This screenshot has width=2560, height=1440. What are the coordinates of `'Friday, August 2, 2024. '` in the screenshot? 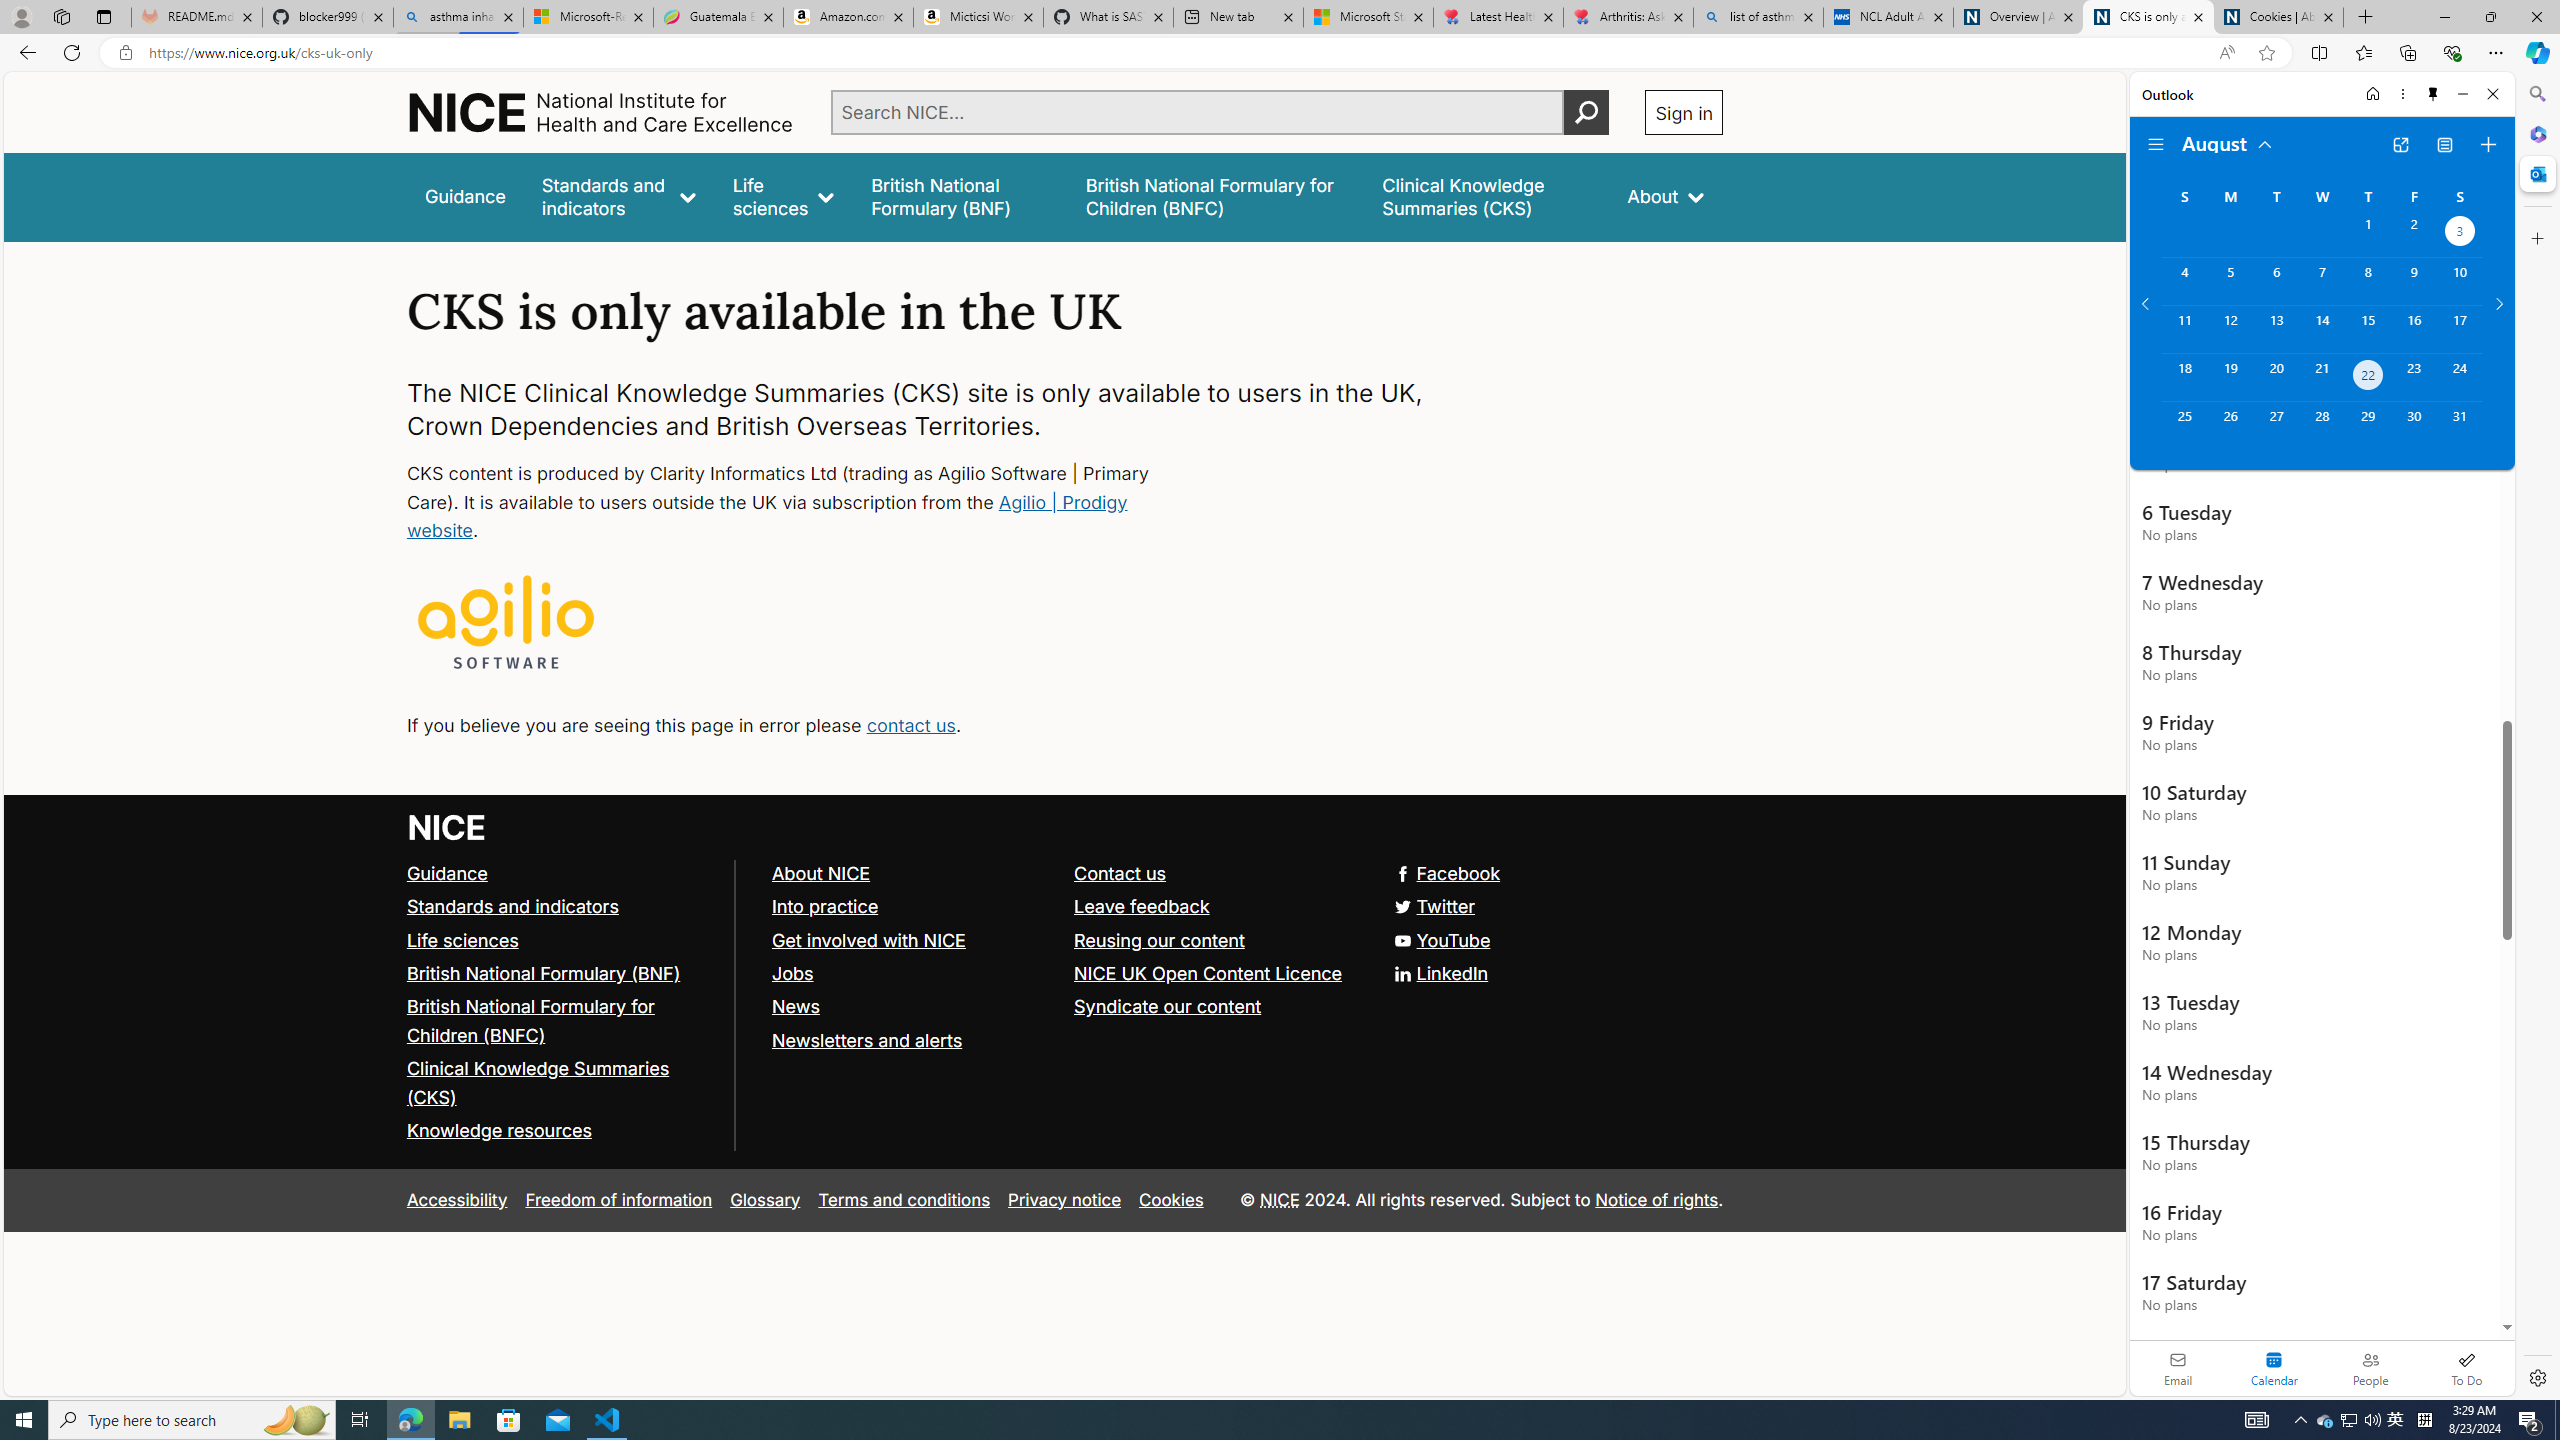 It's located at (2413, 233).